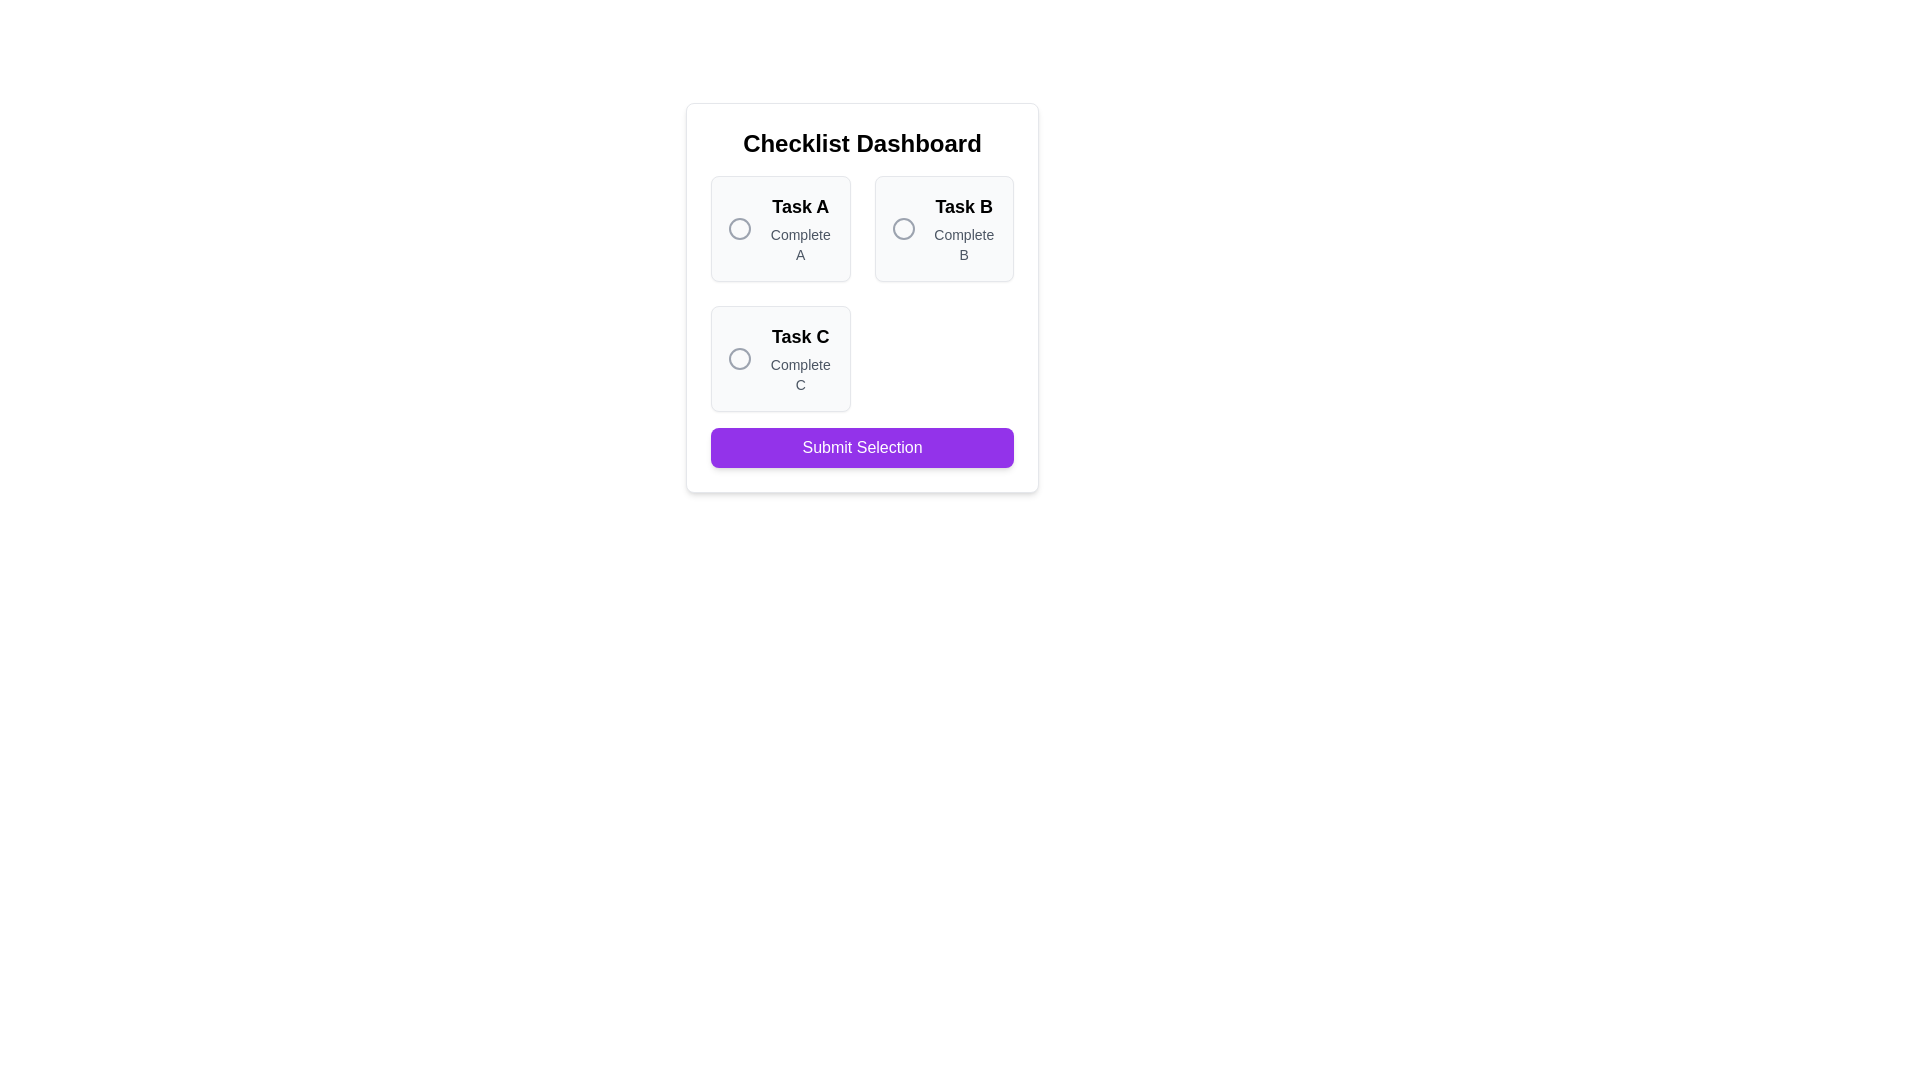  Describe the element at coordinates (738, 227) in the screenshot. I see `the circular status indicator` at that location.